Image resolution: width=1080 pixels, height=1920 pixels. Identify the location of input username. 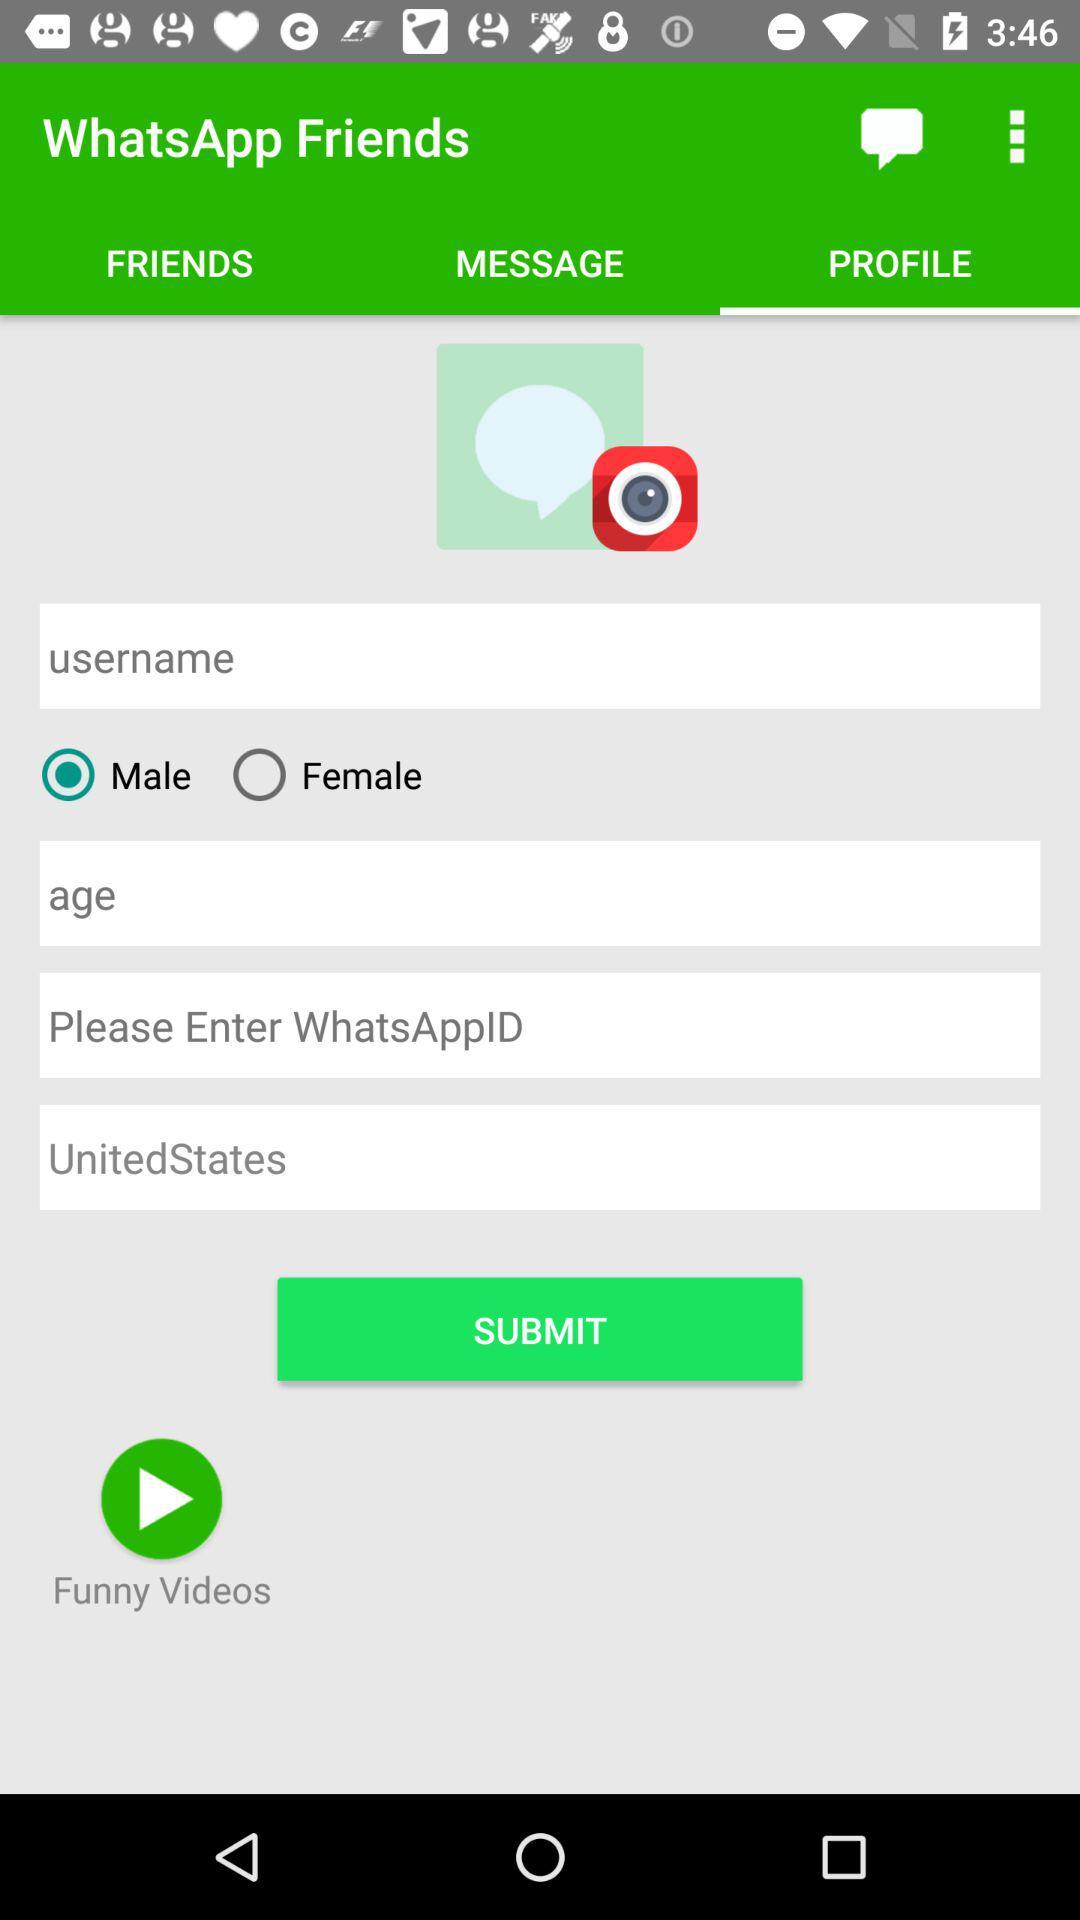
(540, 656).